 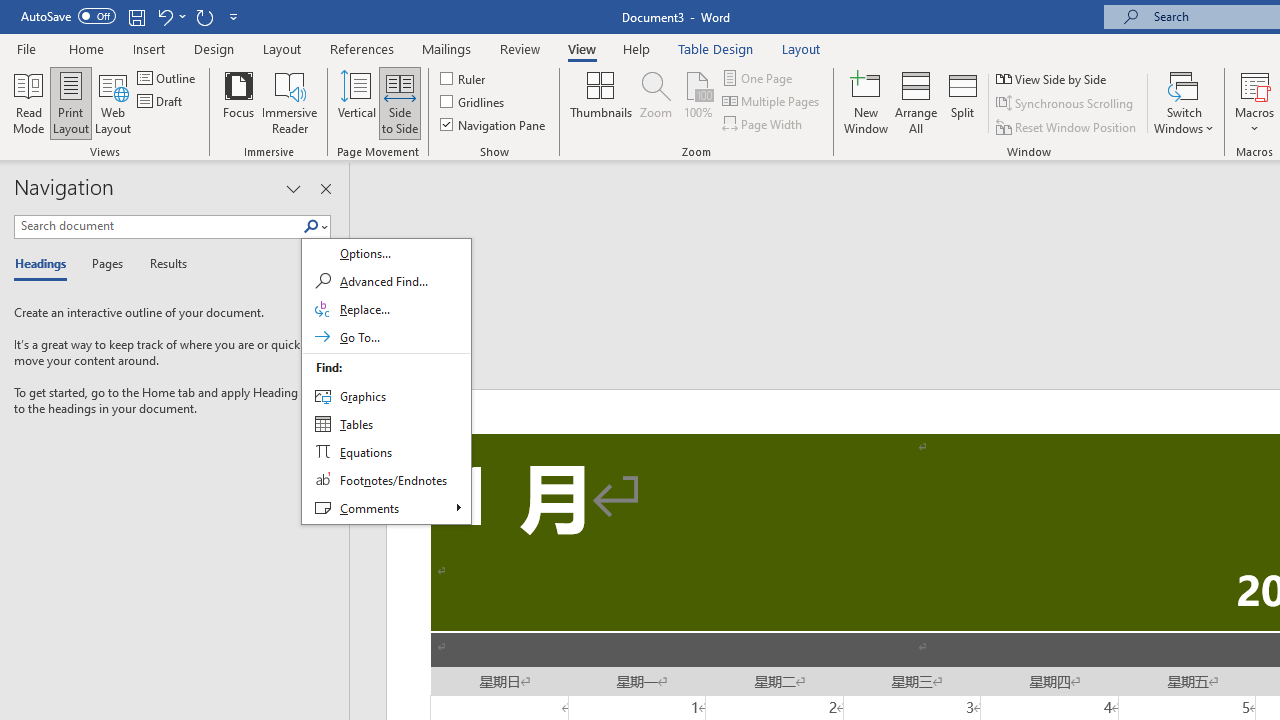 What do you see at coordinates (758, 77) in the screenshot?
I see `'One Page'` at bounding box center [758, 77].